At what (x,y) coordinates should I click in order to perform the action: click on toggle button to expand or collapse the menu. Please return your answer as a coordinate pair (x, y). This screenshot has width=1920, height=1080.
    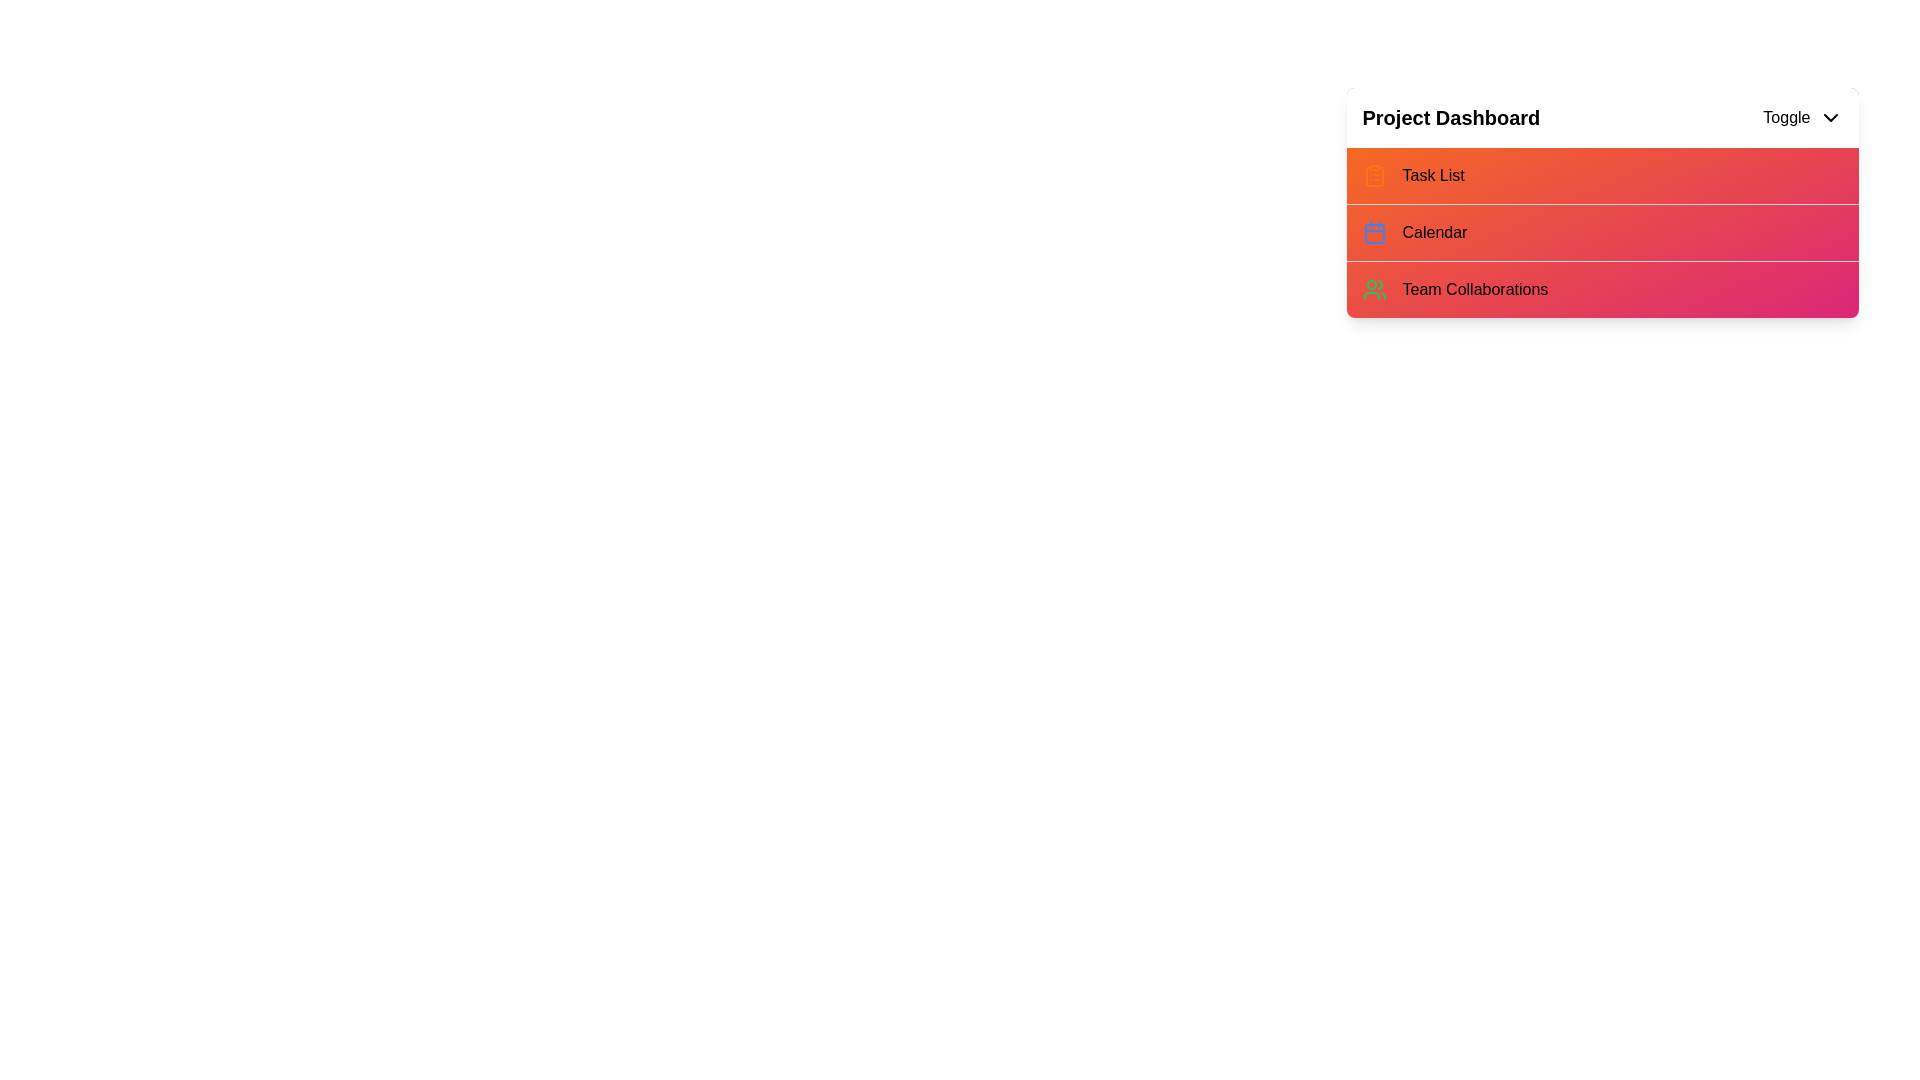
    Looking at the image, I should click on (1802, 118).